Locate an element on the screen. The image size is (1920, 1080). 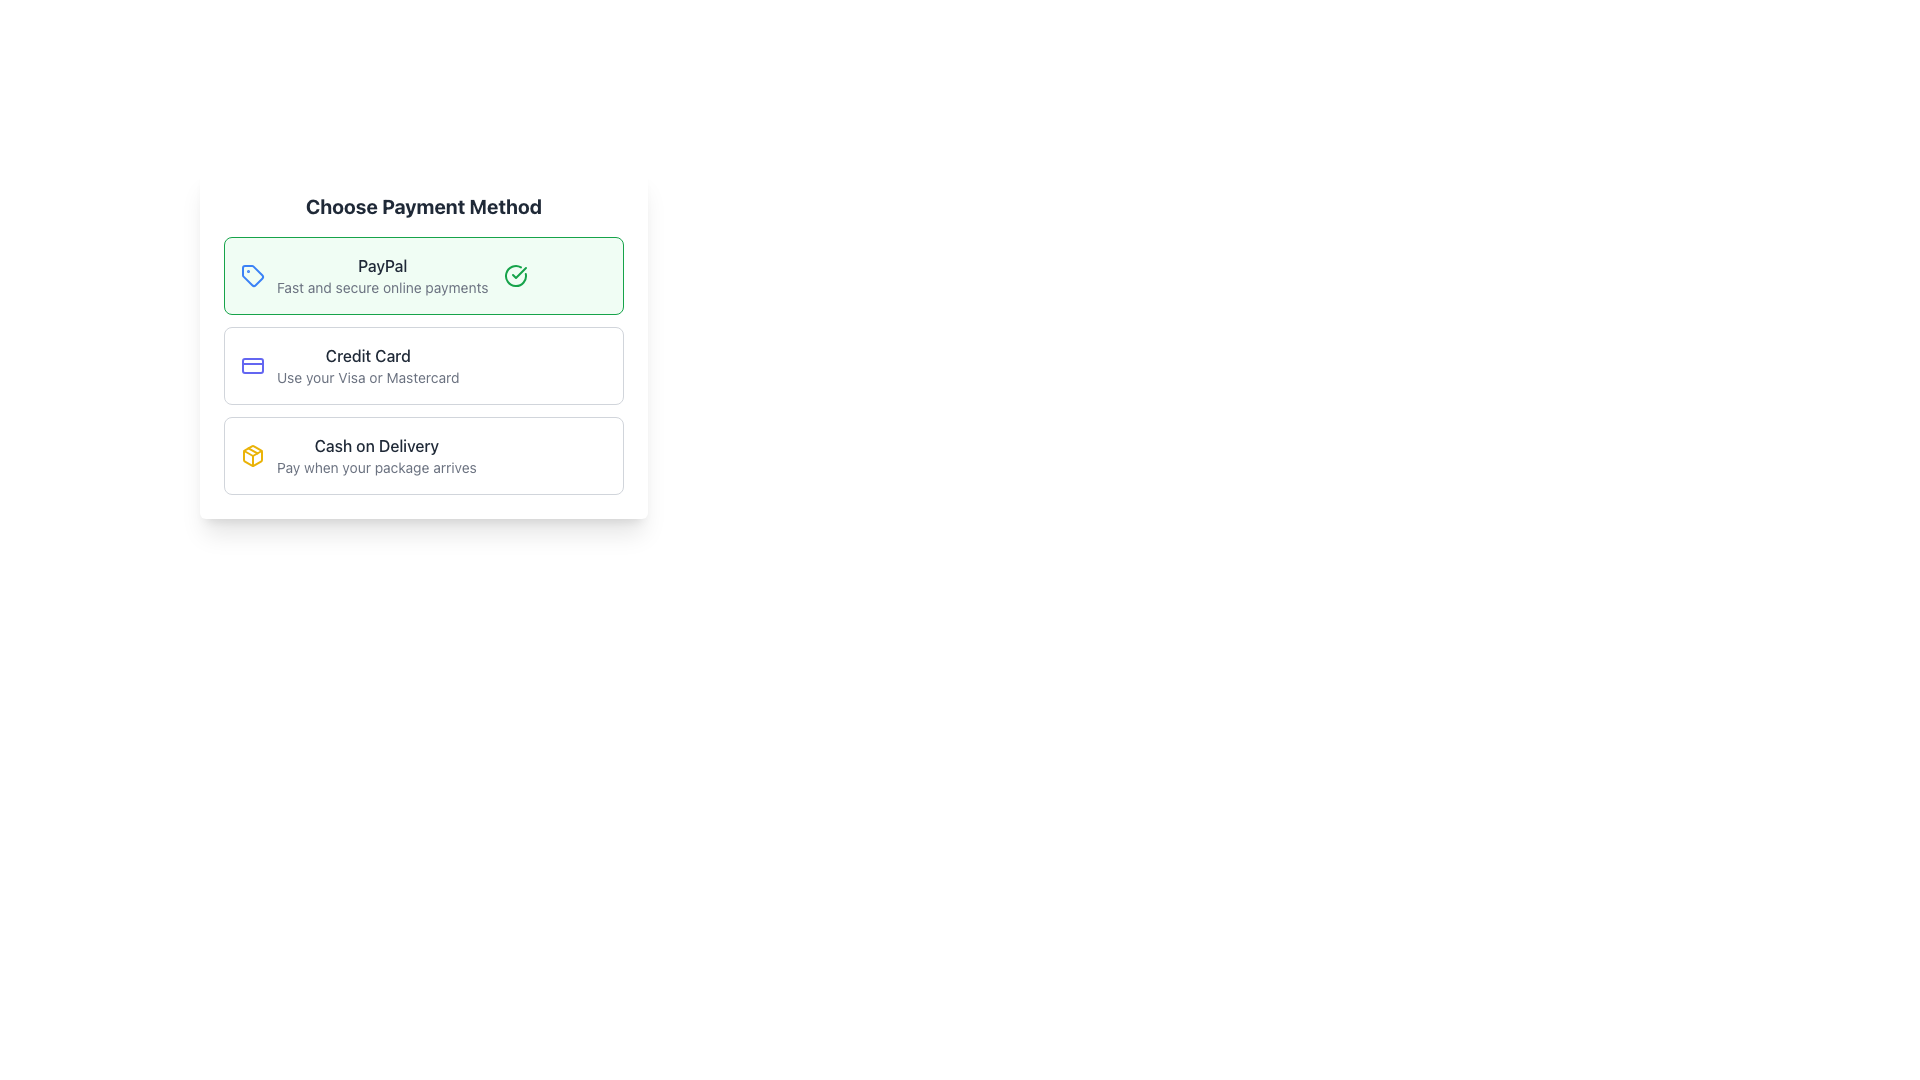
the 'Credit Card' selectable card located below the 'PayPal' option and above 'Cash on Delivery' in the 'Choose Payment Method' section is located at coordinates (422, 366).